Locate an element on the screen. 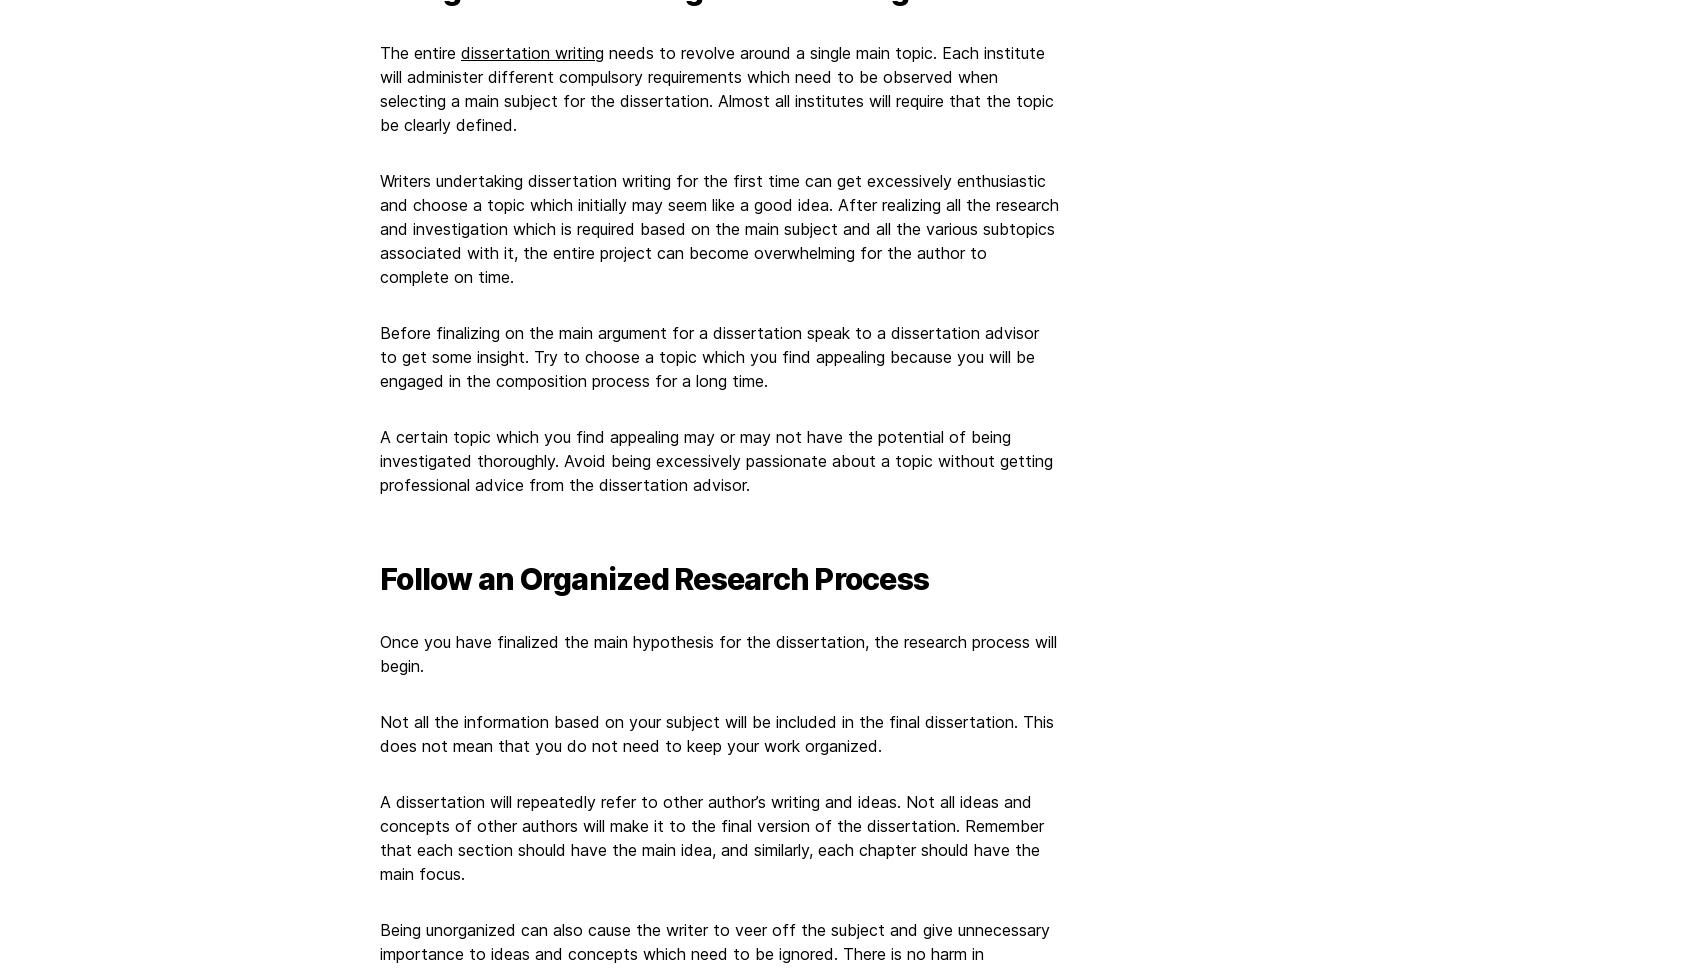  'The entire' is located at coordinates (419, 50).